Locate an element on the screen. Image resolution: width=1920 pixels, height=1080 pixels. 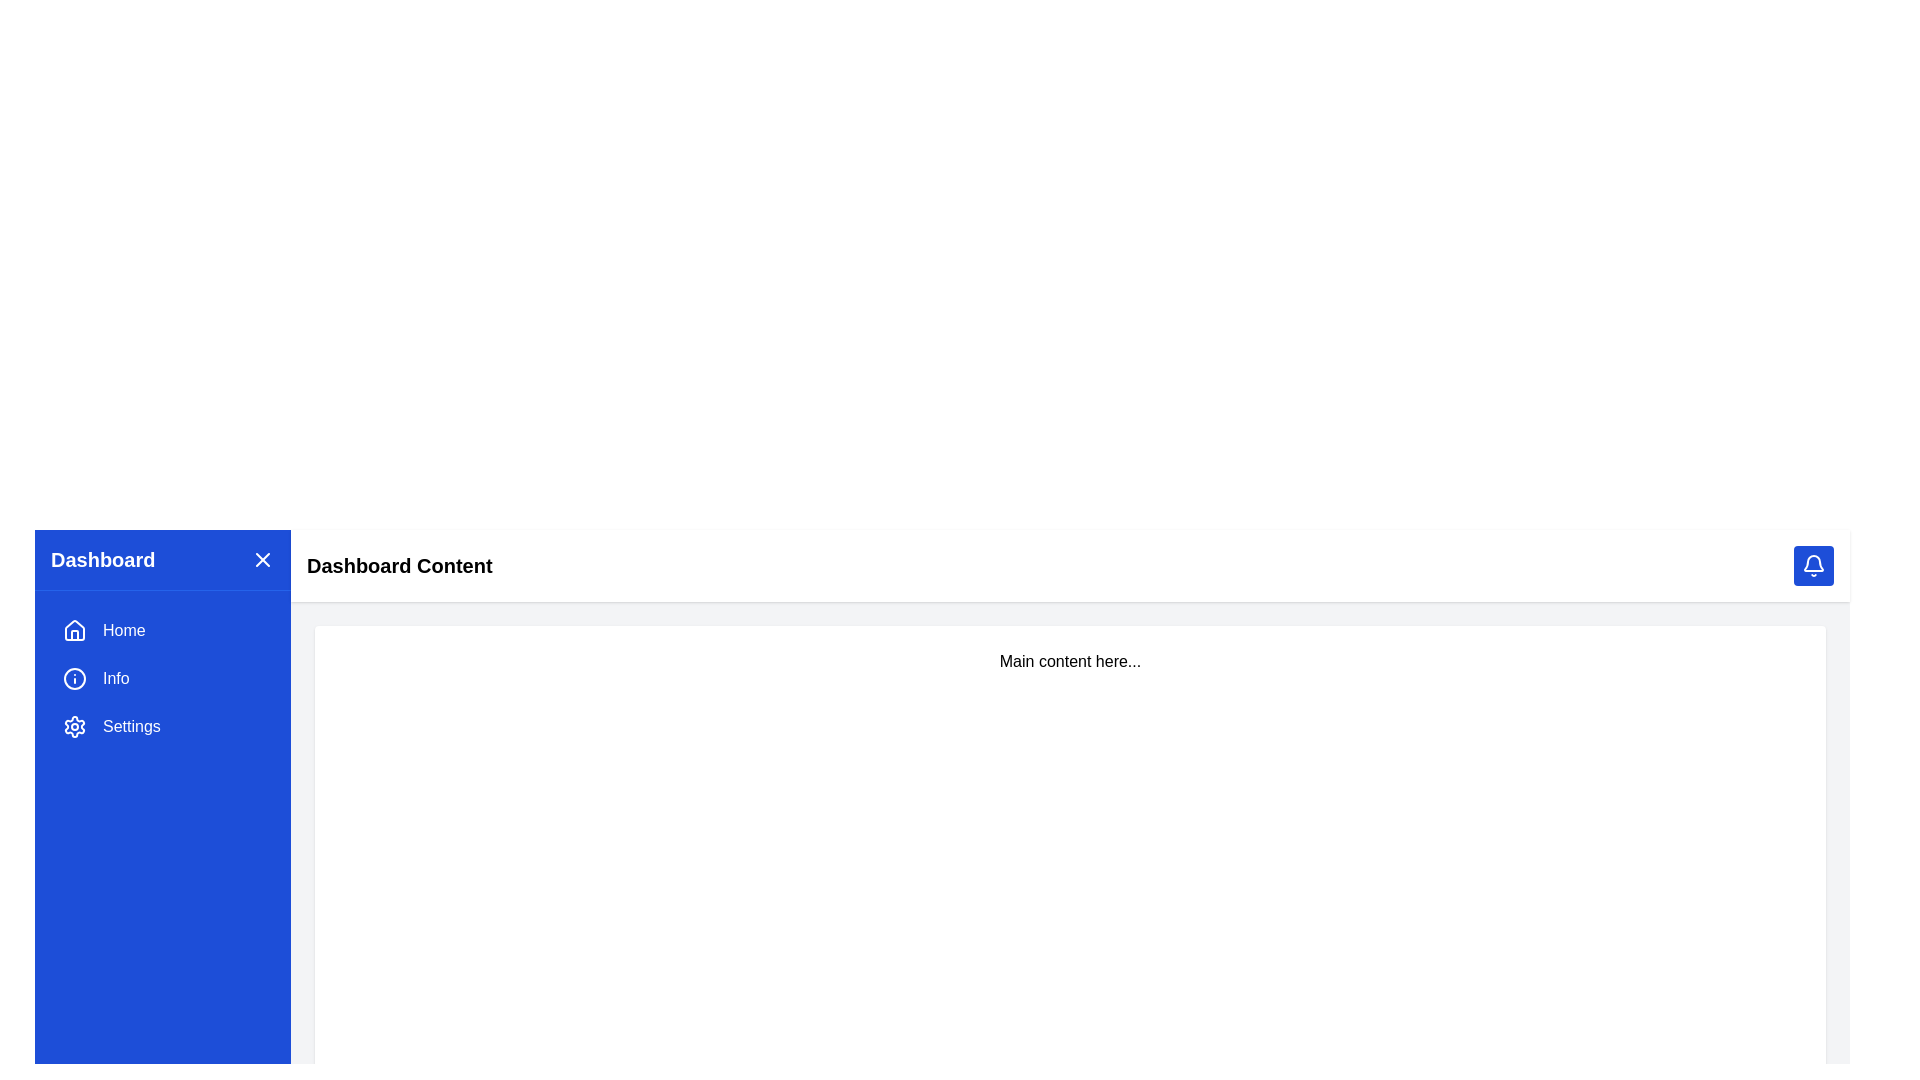
the Text label displaying 'Dashboard Content' in bold, located near the top section of the interface, left-aligned within a white bar is located at coordinates (399, 566).